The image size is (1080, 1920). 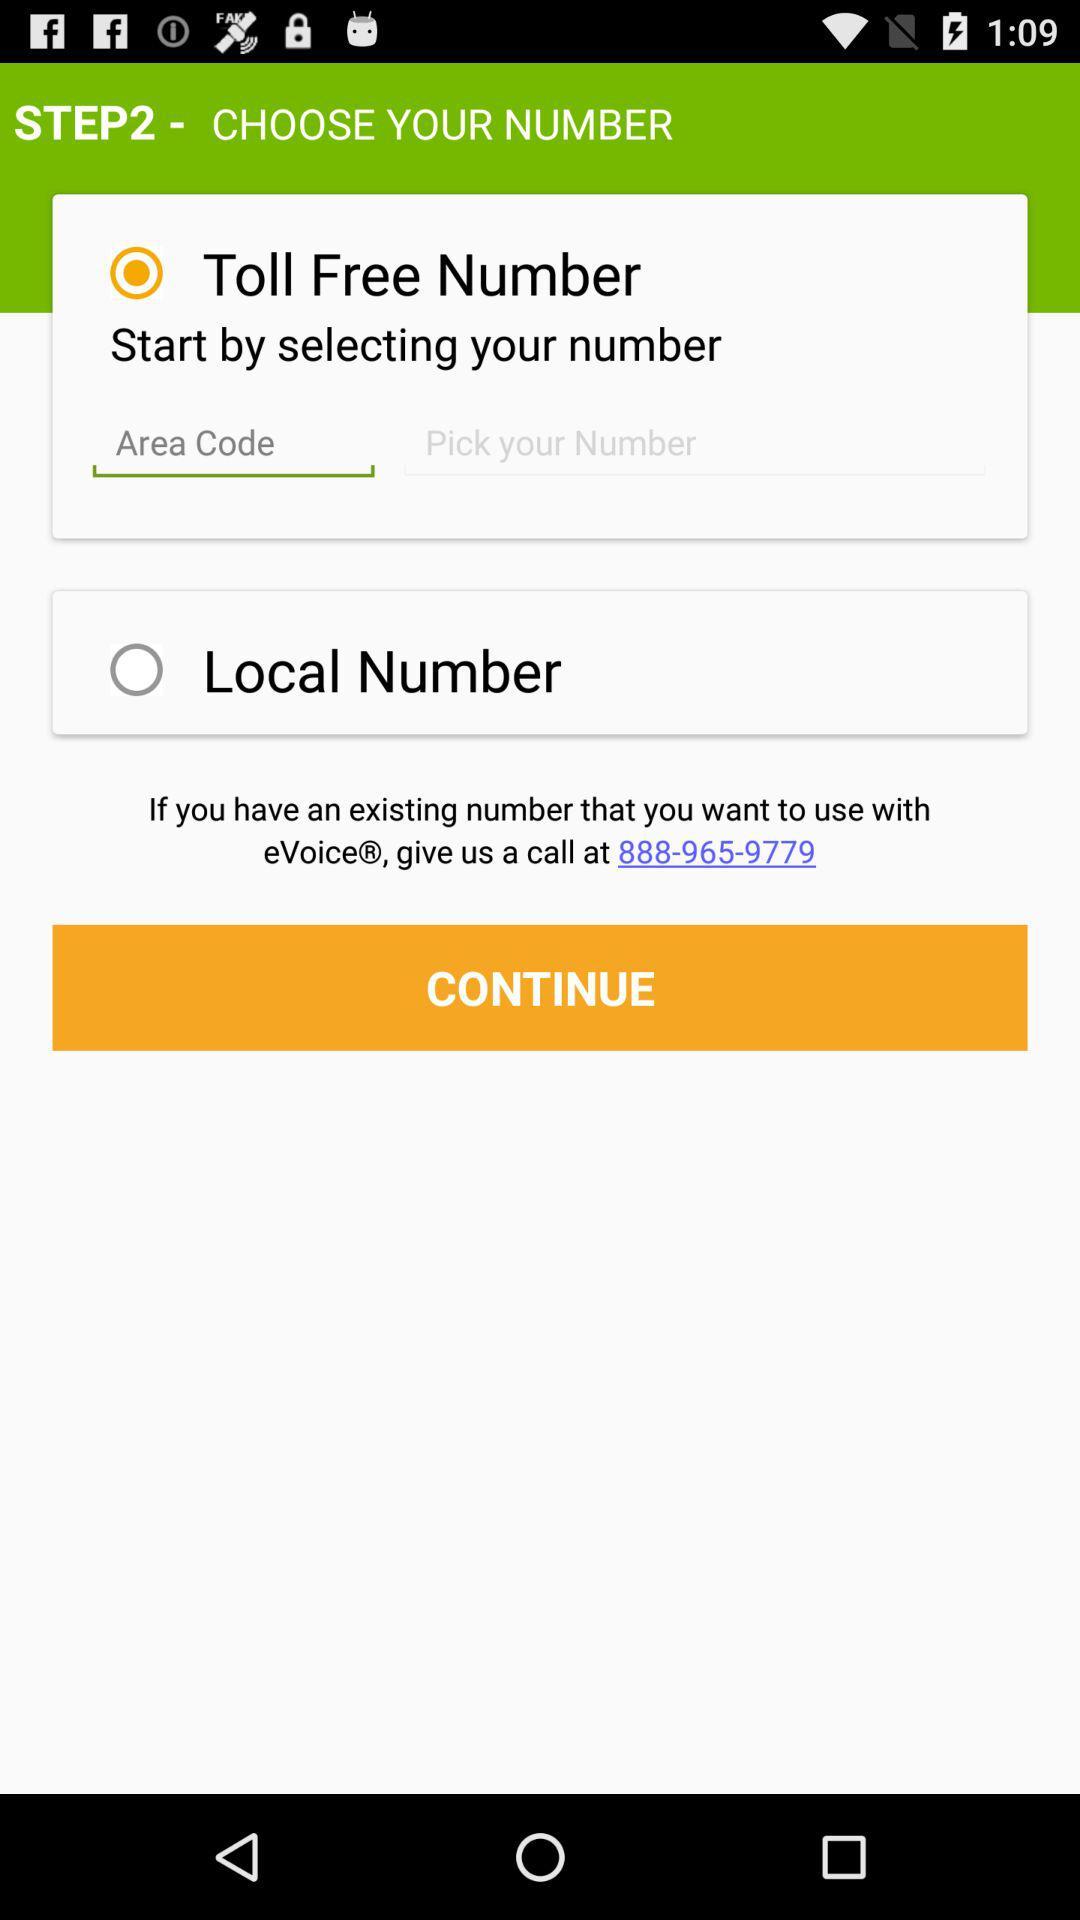 I want to click on local number, so click(x=382, y=669).